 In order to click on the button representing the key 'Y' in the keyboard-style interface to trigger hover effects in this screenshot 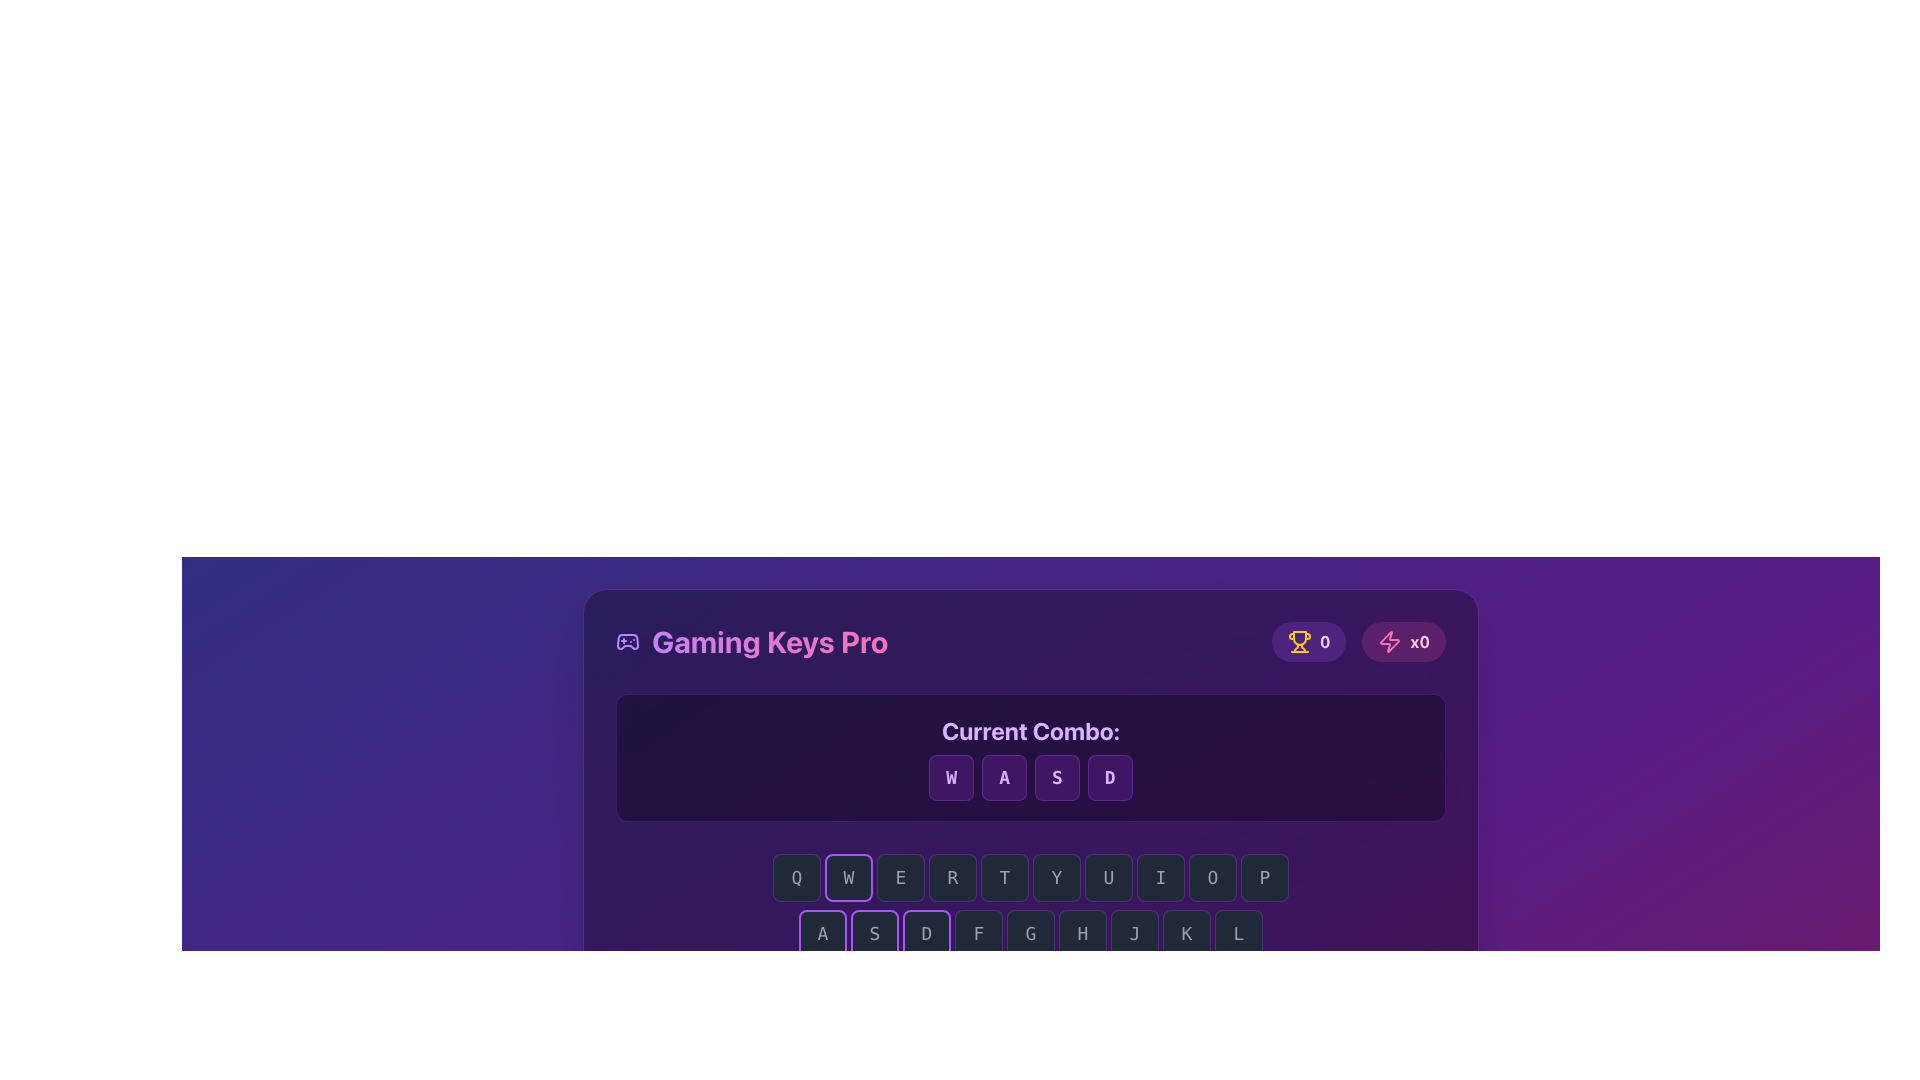, I will do `click(1055, 877)`.